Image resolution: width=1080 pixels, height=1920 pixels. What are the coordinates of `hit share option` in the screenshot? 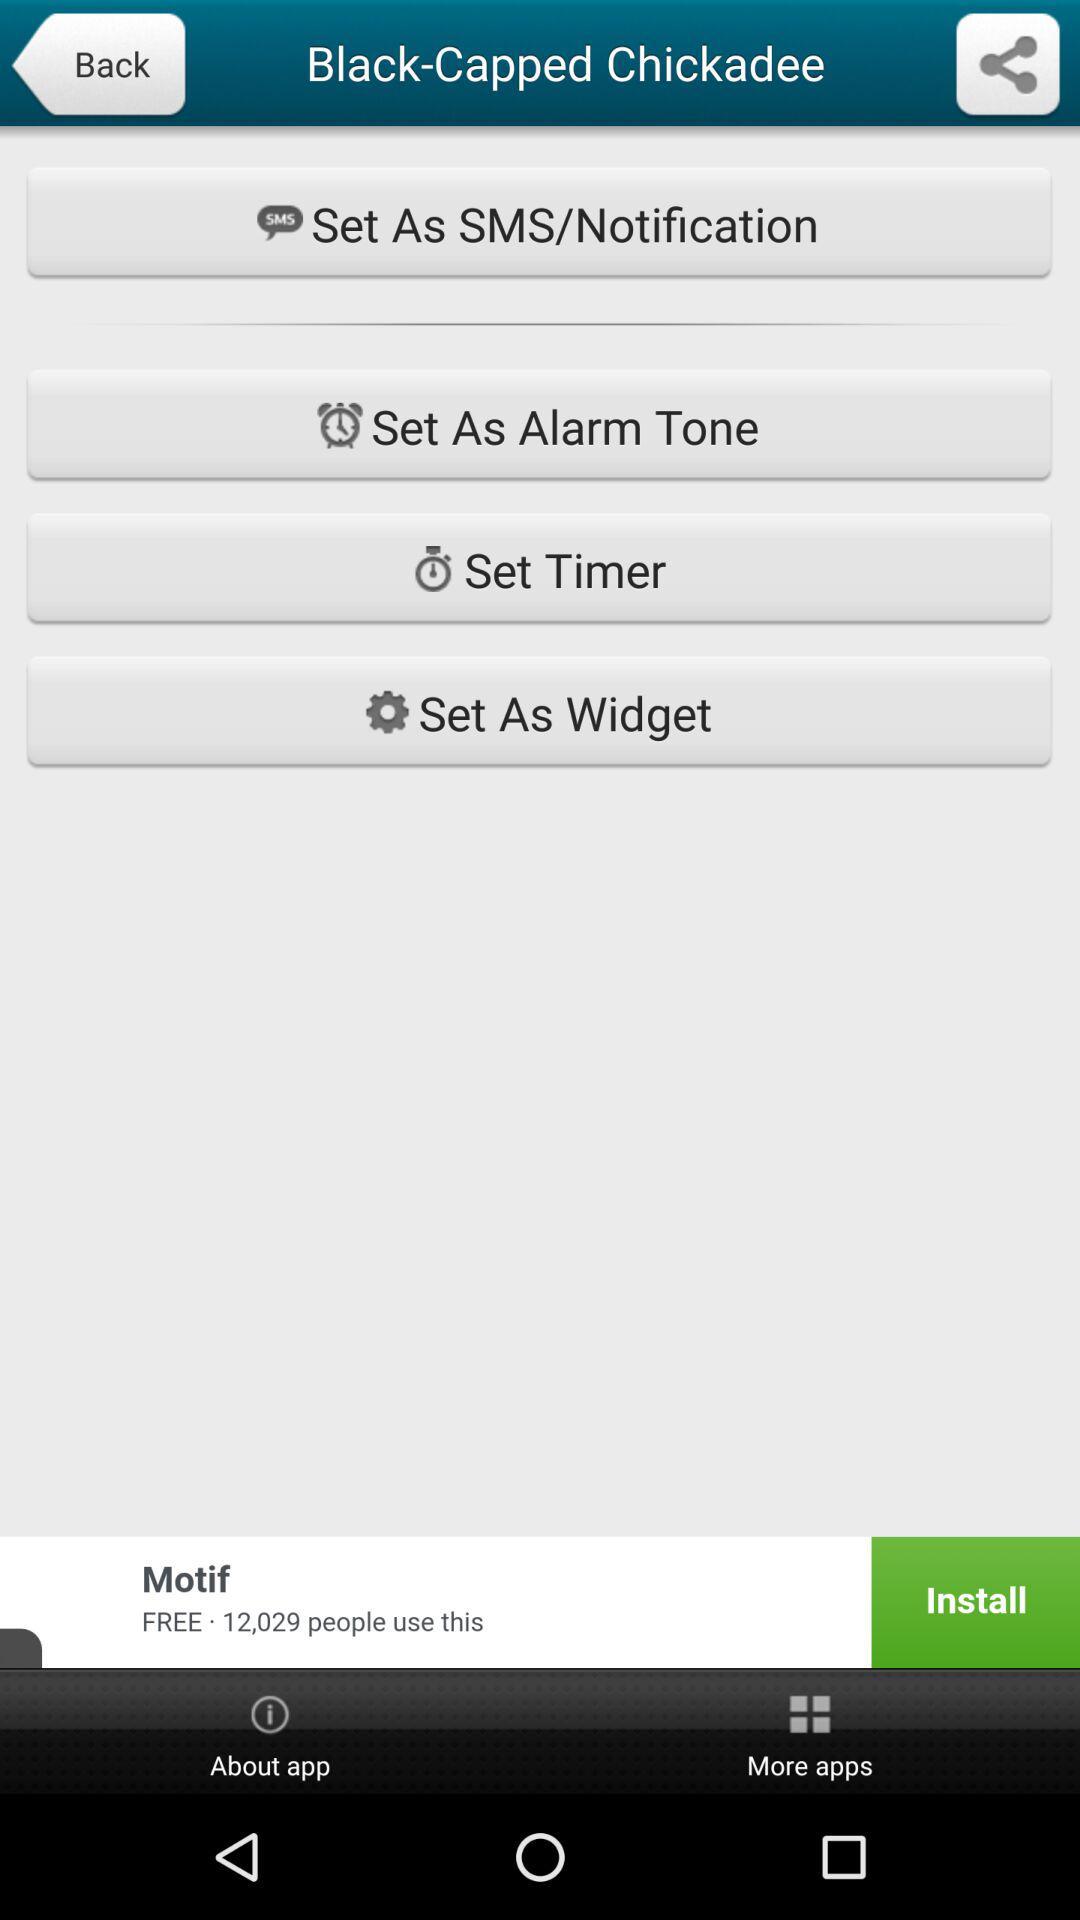 It's located at (1007, 66).